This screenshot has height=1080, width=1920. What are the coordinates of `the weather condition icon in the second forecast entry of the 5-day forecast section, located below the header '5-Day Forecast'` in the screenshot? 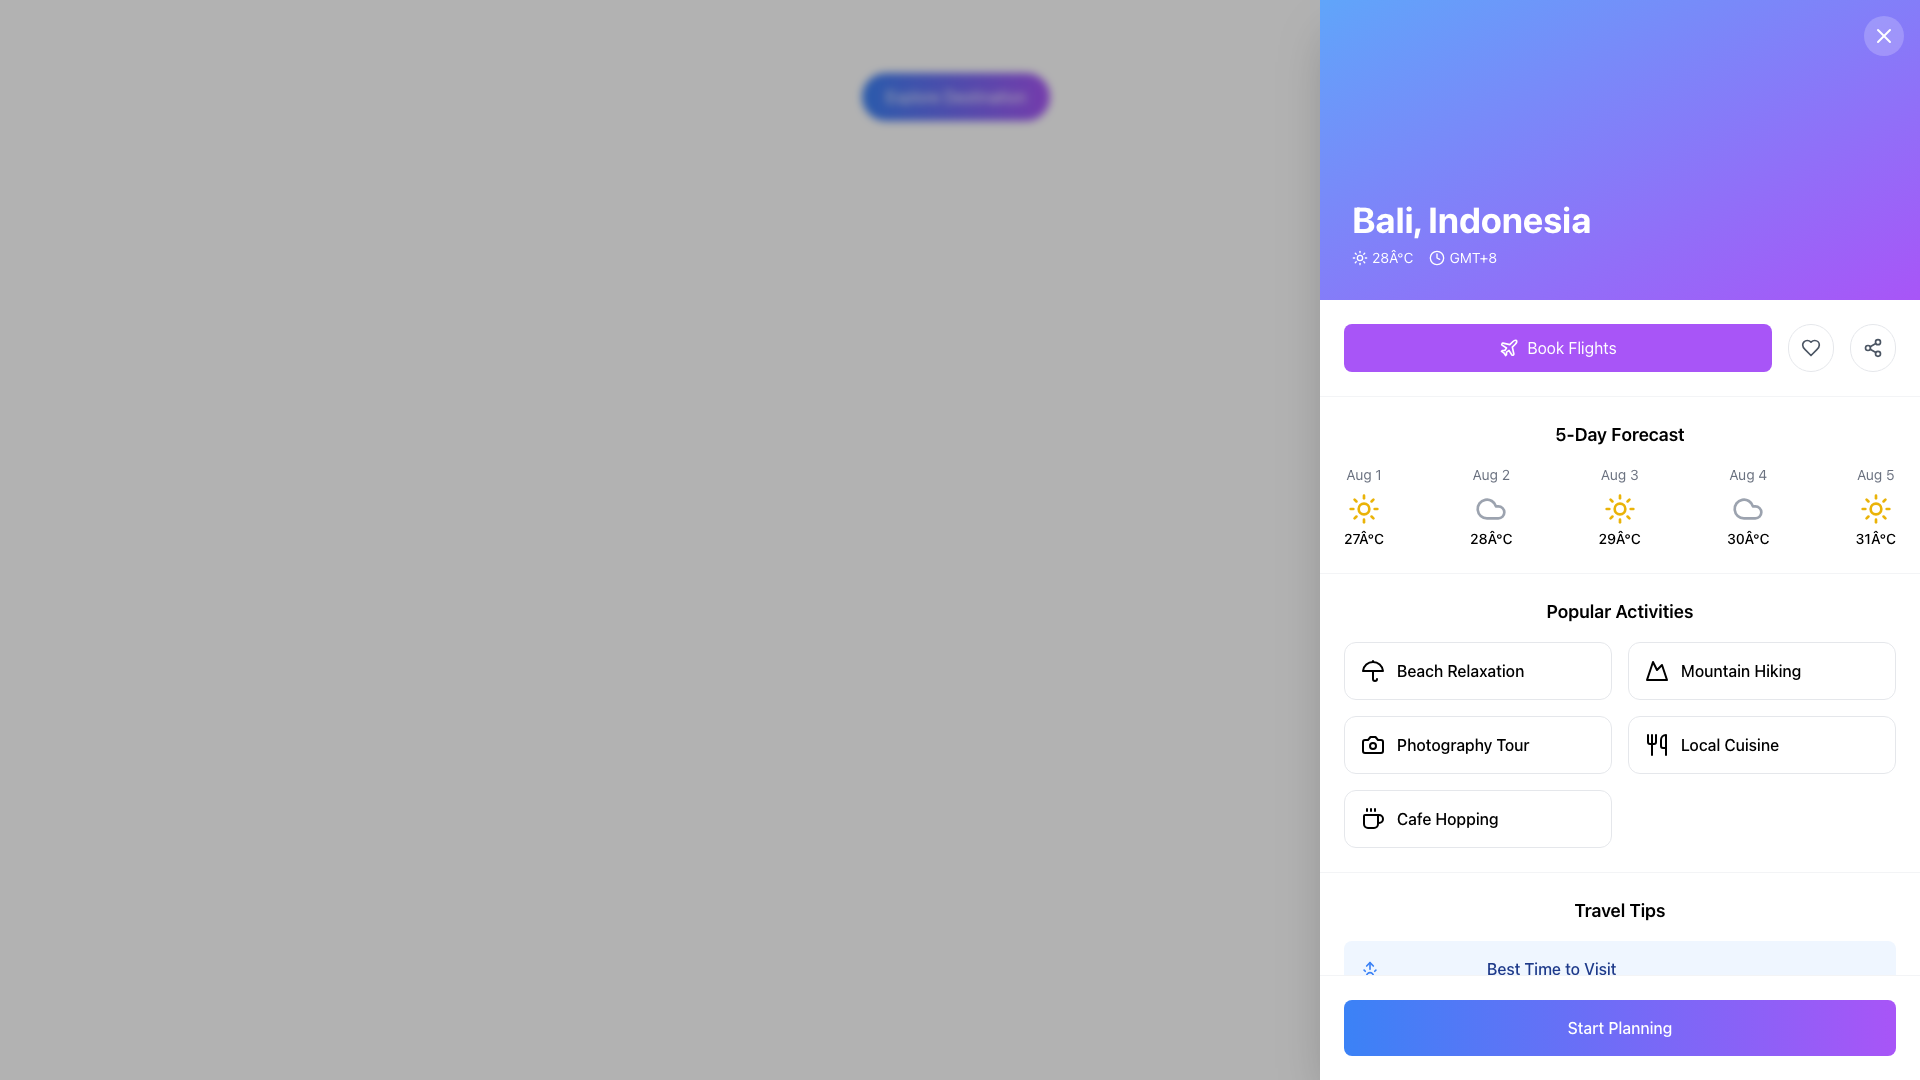 It's located at (1491, 505).